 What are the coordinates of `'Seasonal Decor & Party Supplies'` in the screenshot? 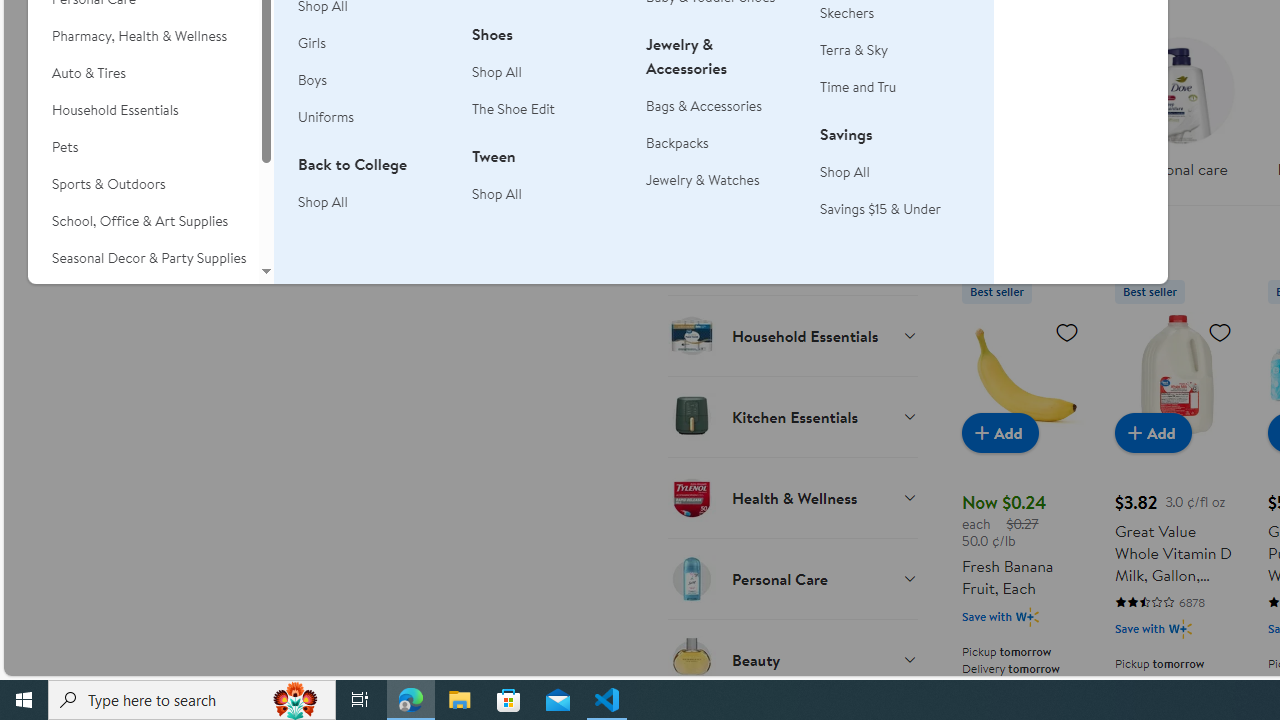 It's located at (142, 257).